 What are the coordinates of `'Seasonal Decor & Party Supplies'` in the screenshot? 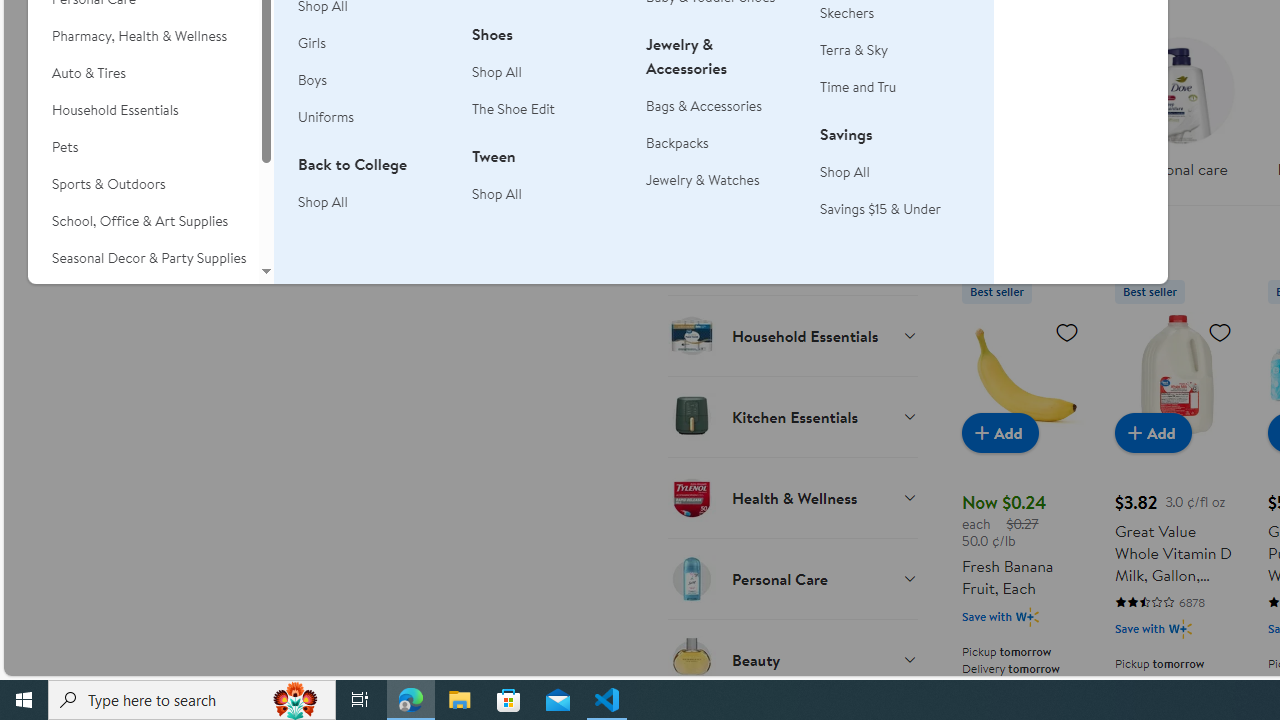 It's located at (142, 257).